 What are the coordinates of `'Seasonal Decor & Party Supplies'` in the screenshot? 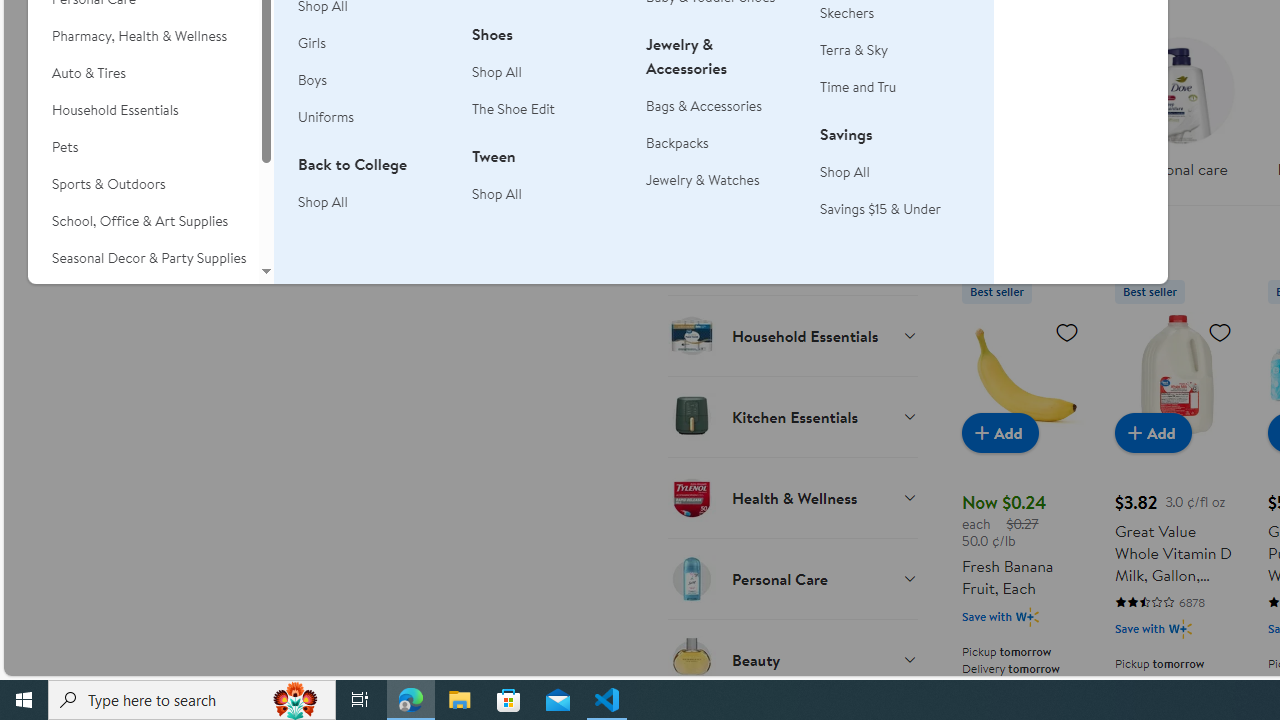 It's located at (142, 257).